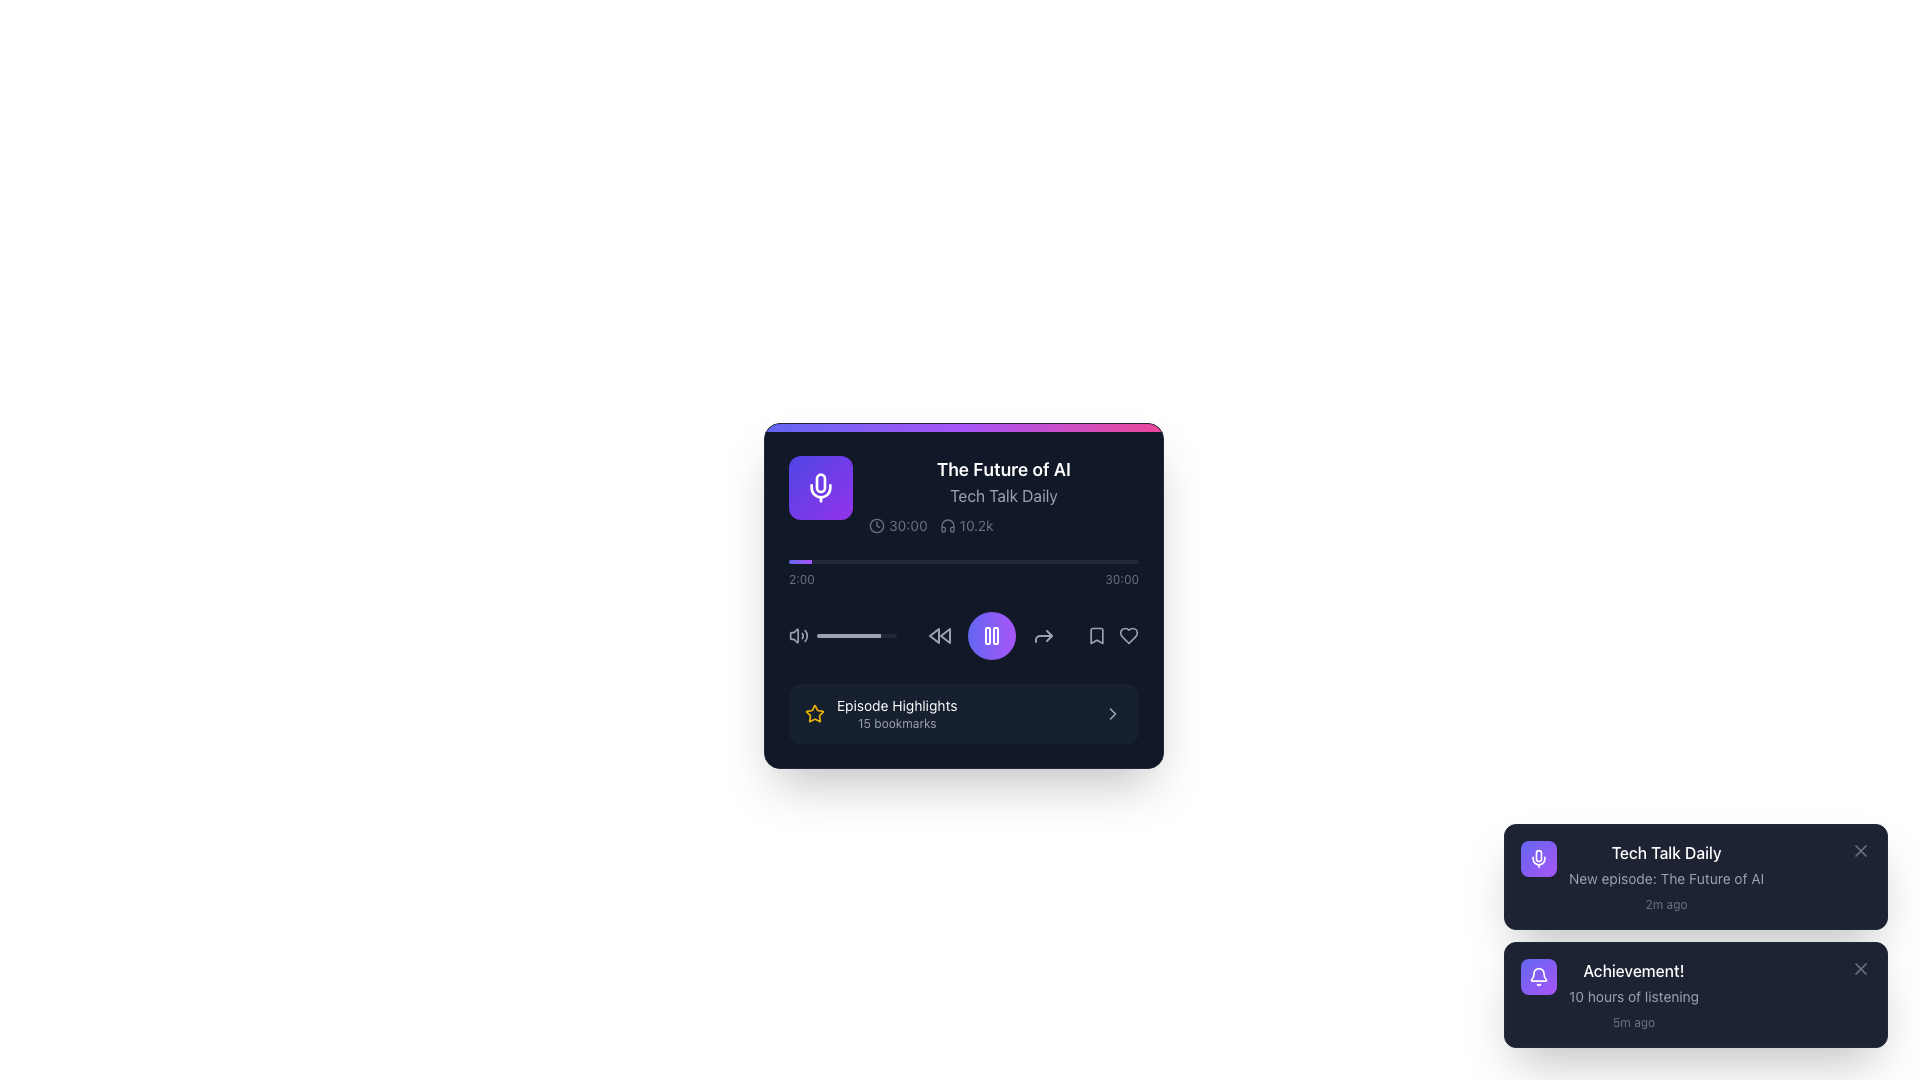 The width and height of the screenshot is (1920, 1080). What do you see at coordinates (1112, 636) in the screenshot?
I see `the icon group` at bounding box center [1112, 636].